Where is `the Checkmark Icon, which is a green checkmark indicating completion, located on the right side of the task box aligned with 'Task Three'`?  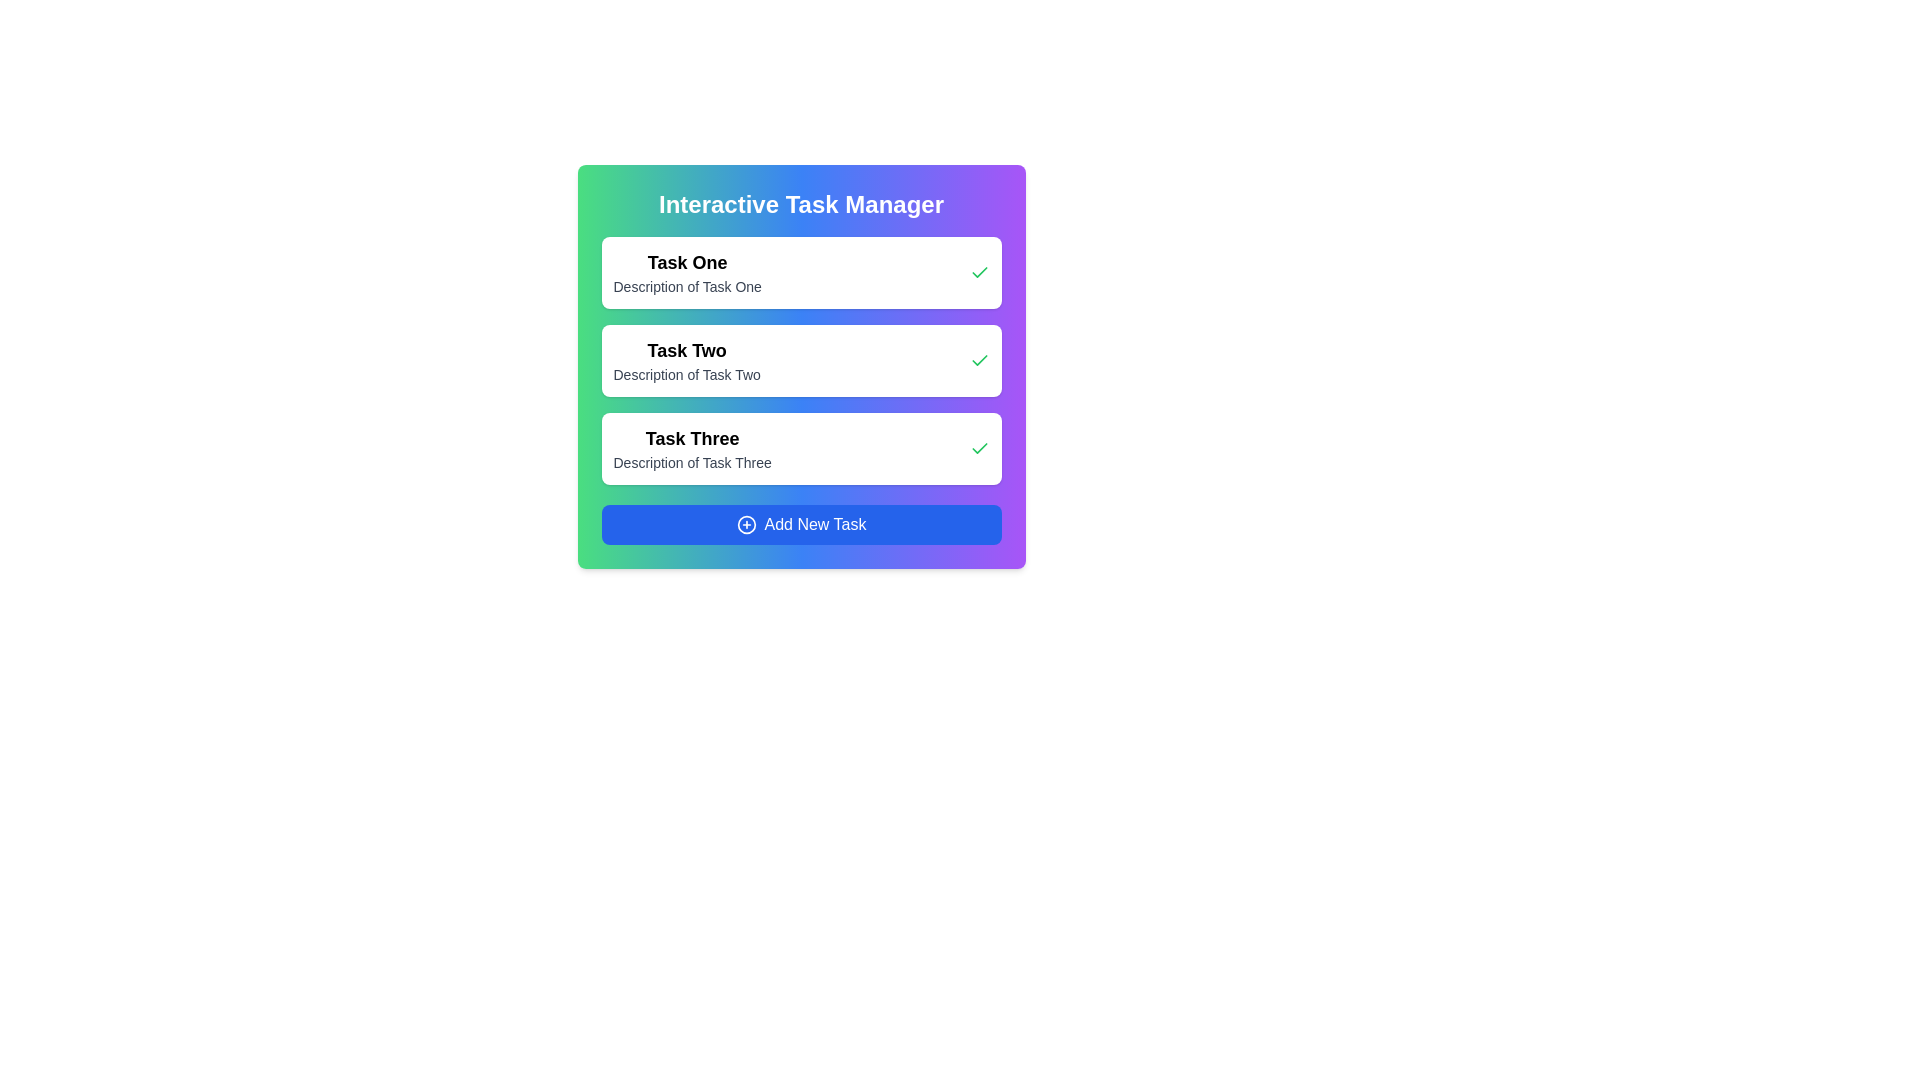 the Checkmark Icon, which is a green checkmark indicating completion, located on the right side of the task box aligned with 'Task Three' is located at coordinates (979, 447).